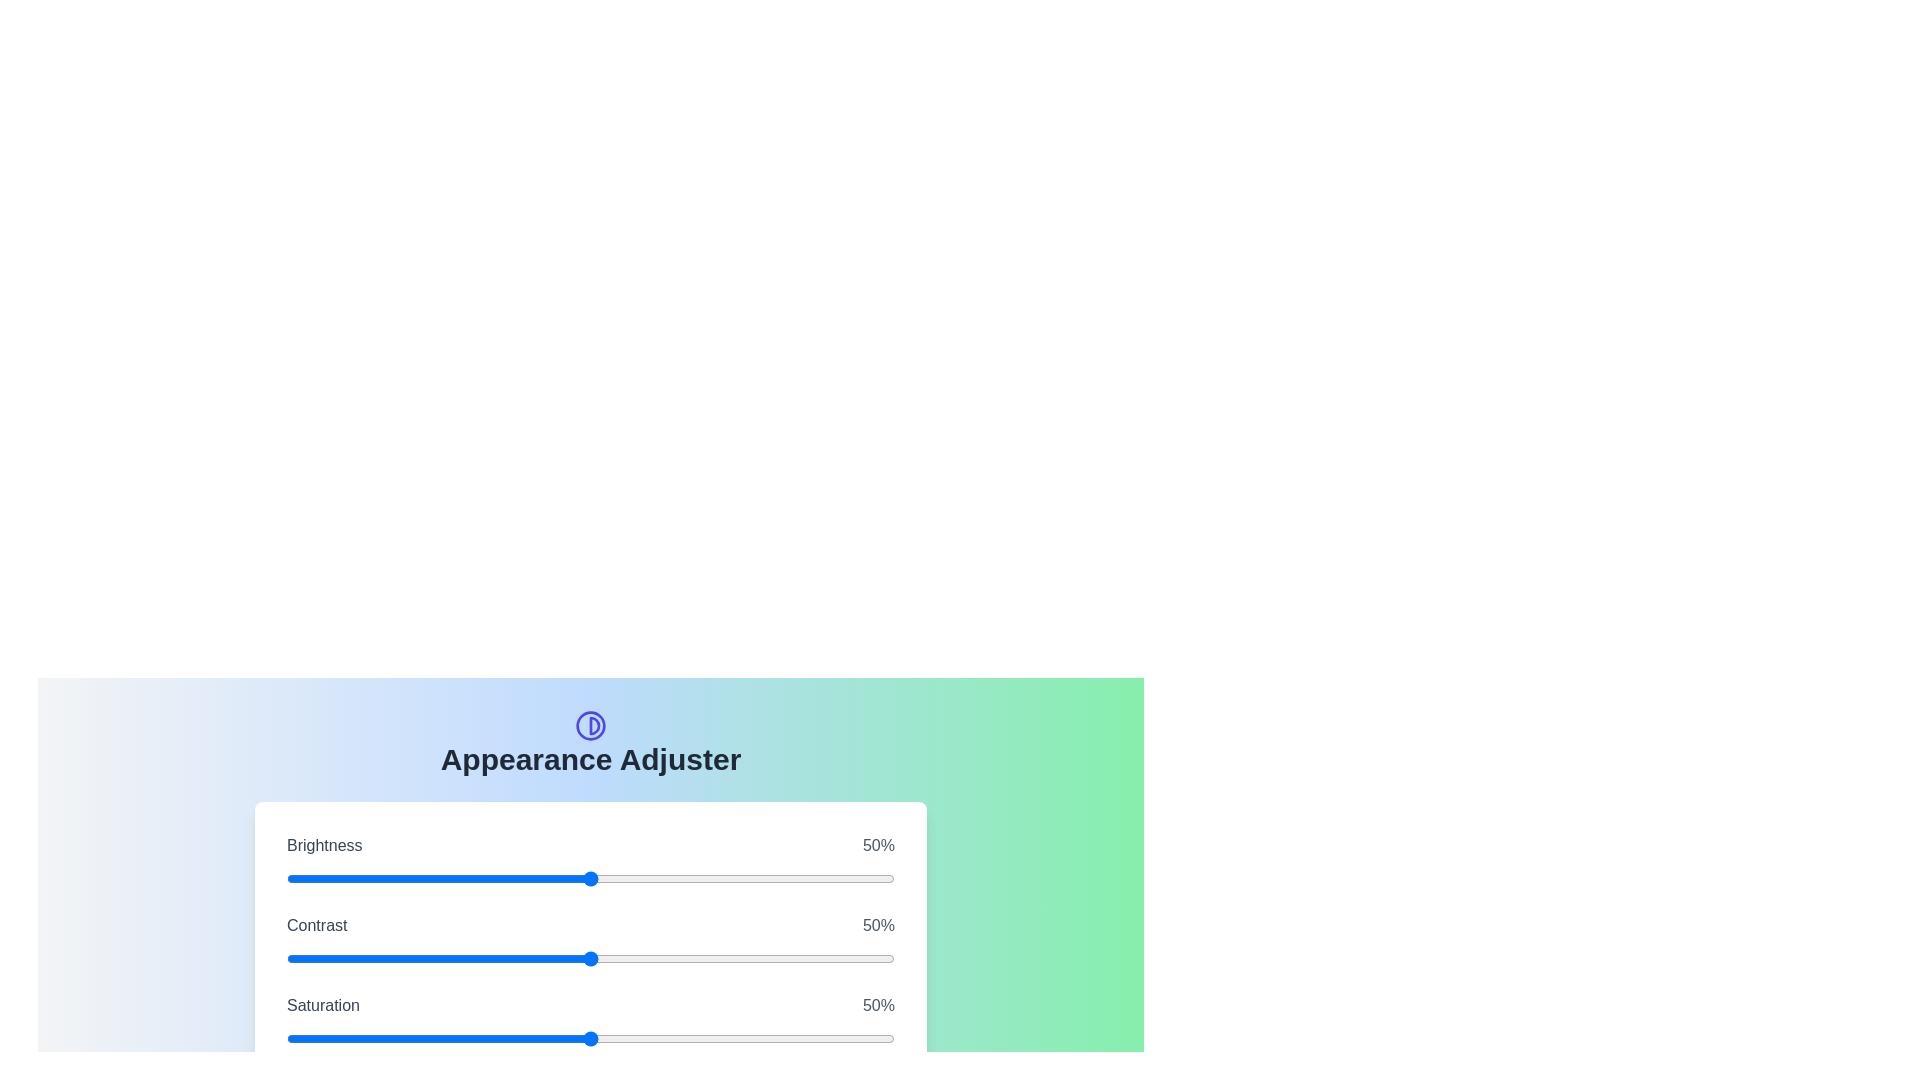  I want to click on the 1 slider to 59%, so click(769, 958).